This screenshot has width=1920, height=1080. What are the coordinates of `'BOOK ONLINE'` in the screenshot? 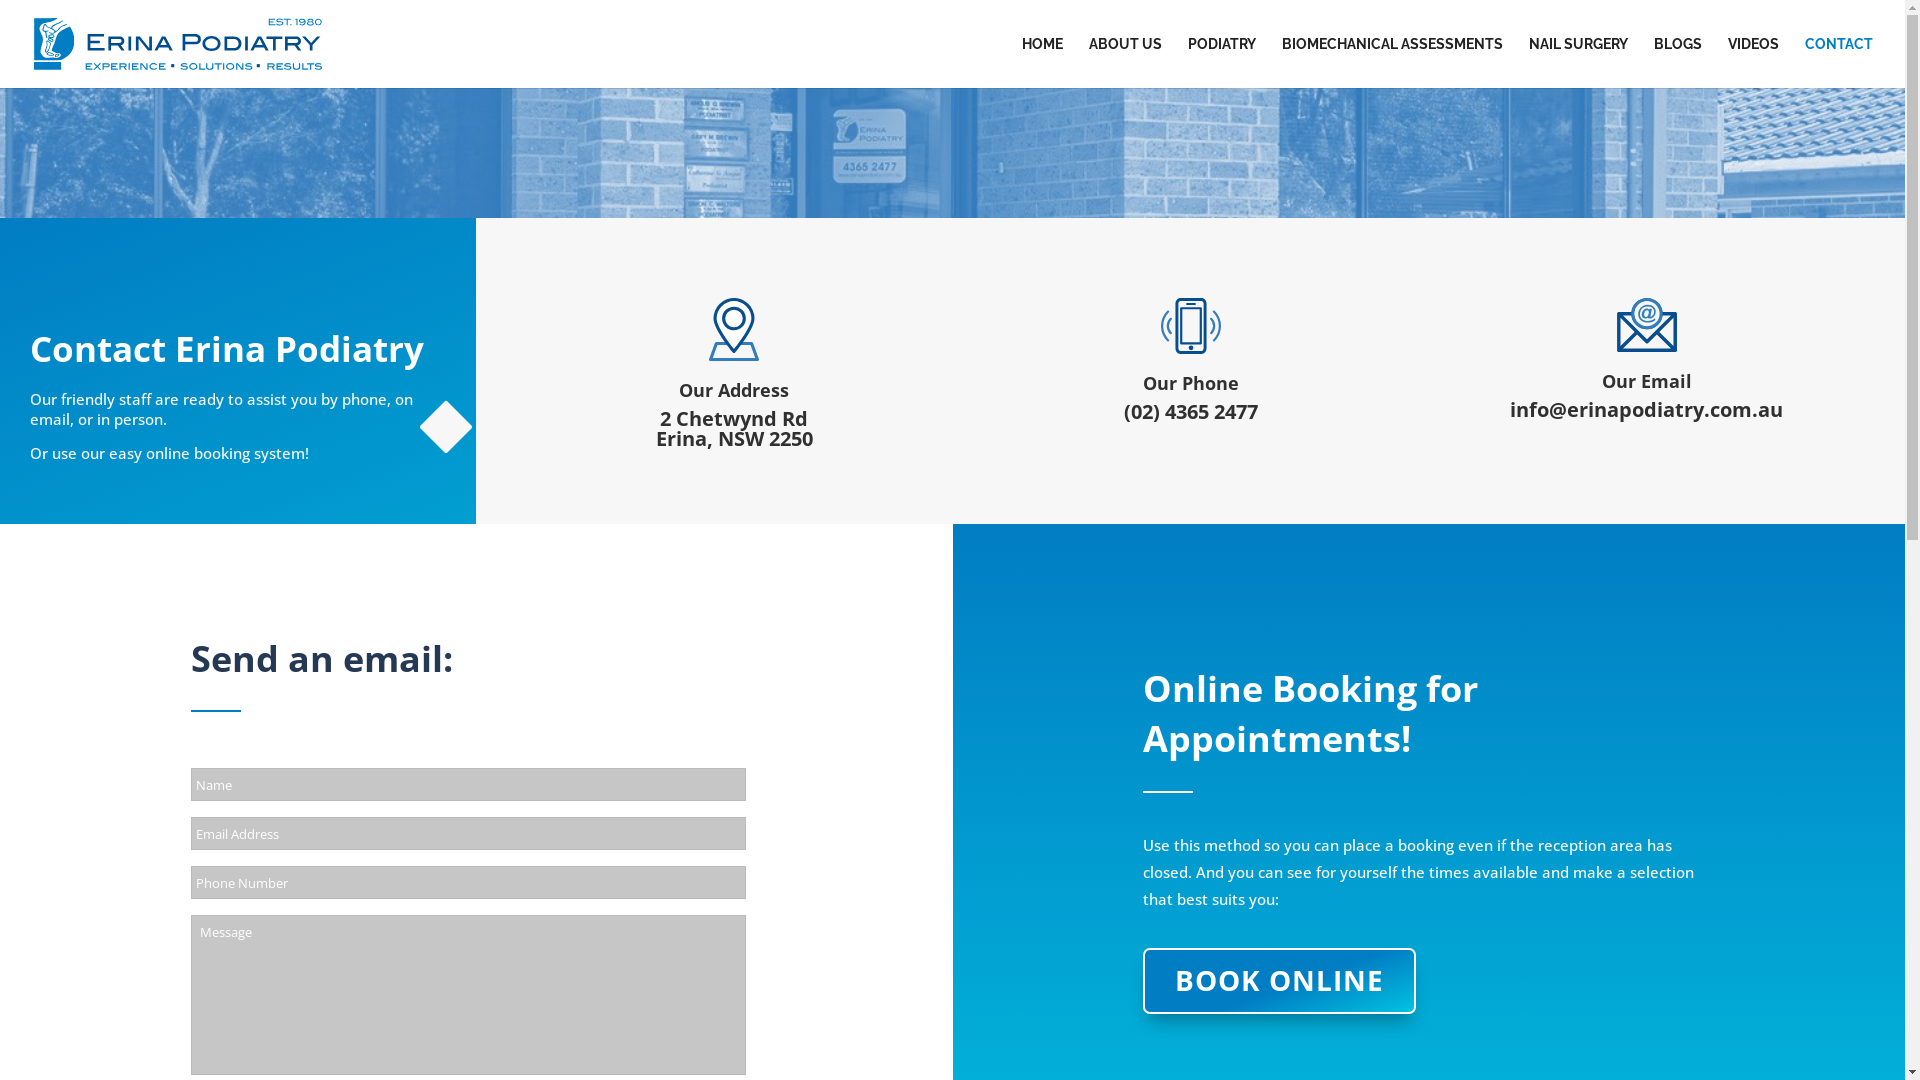 It's located at (1278, 979).